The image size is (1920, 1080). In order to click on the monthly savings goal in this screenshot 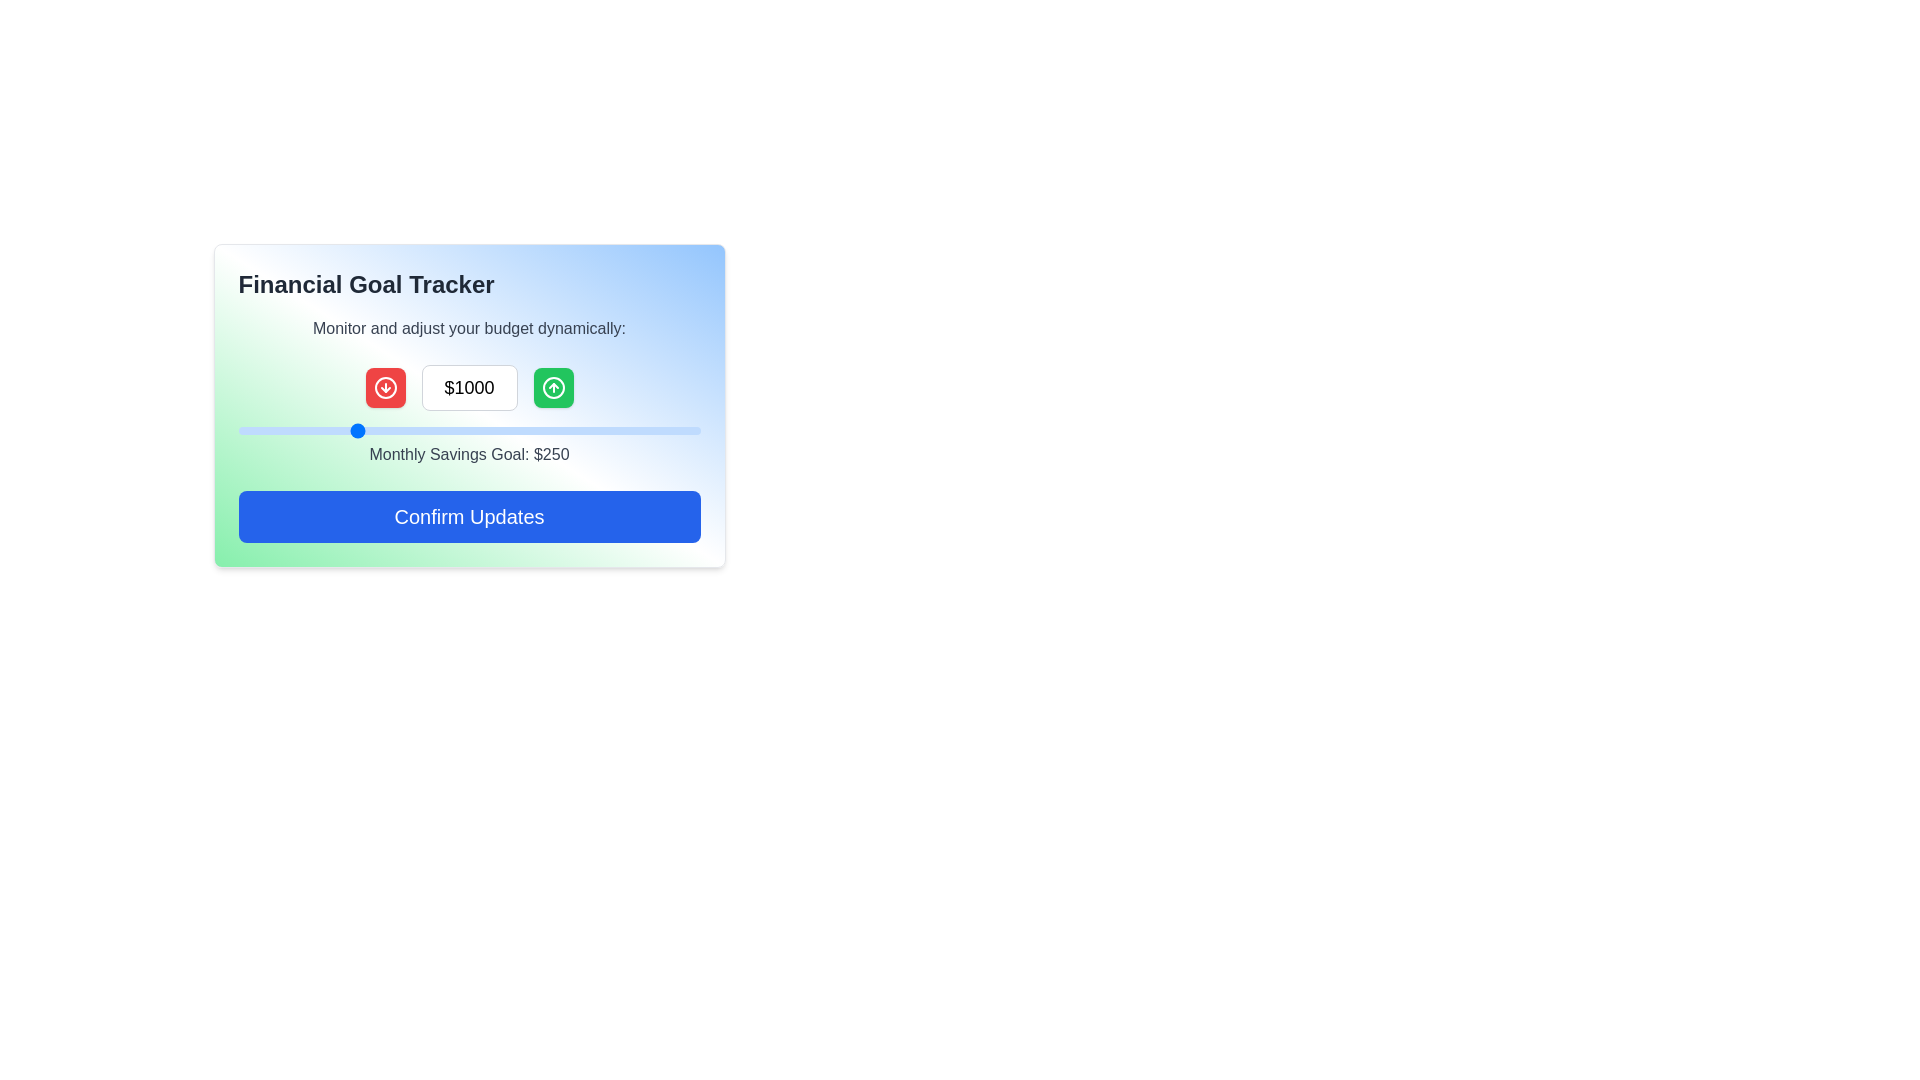, I will do `click(649, 430)`.